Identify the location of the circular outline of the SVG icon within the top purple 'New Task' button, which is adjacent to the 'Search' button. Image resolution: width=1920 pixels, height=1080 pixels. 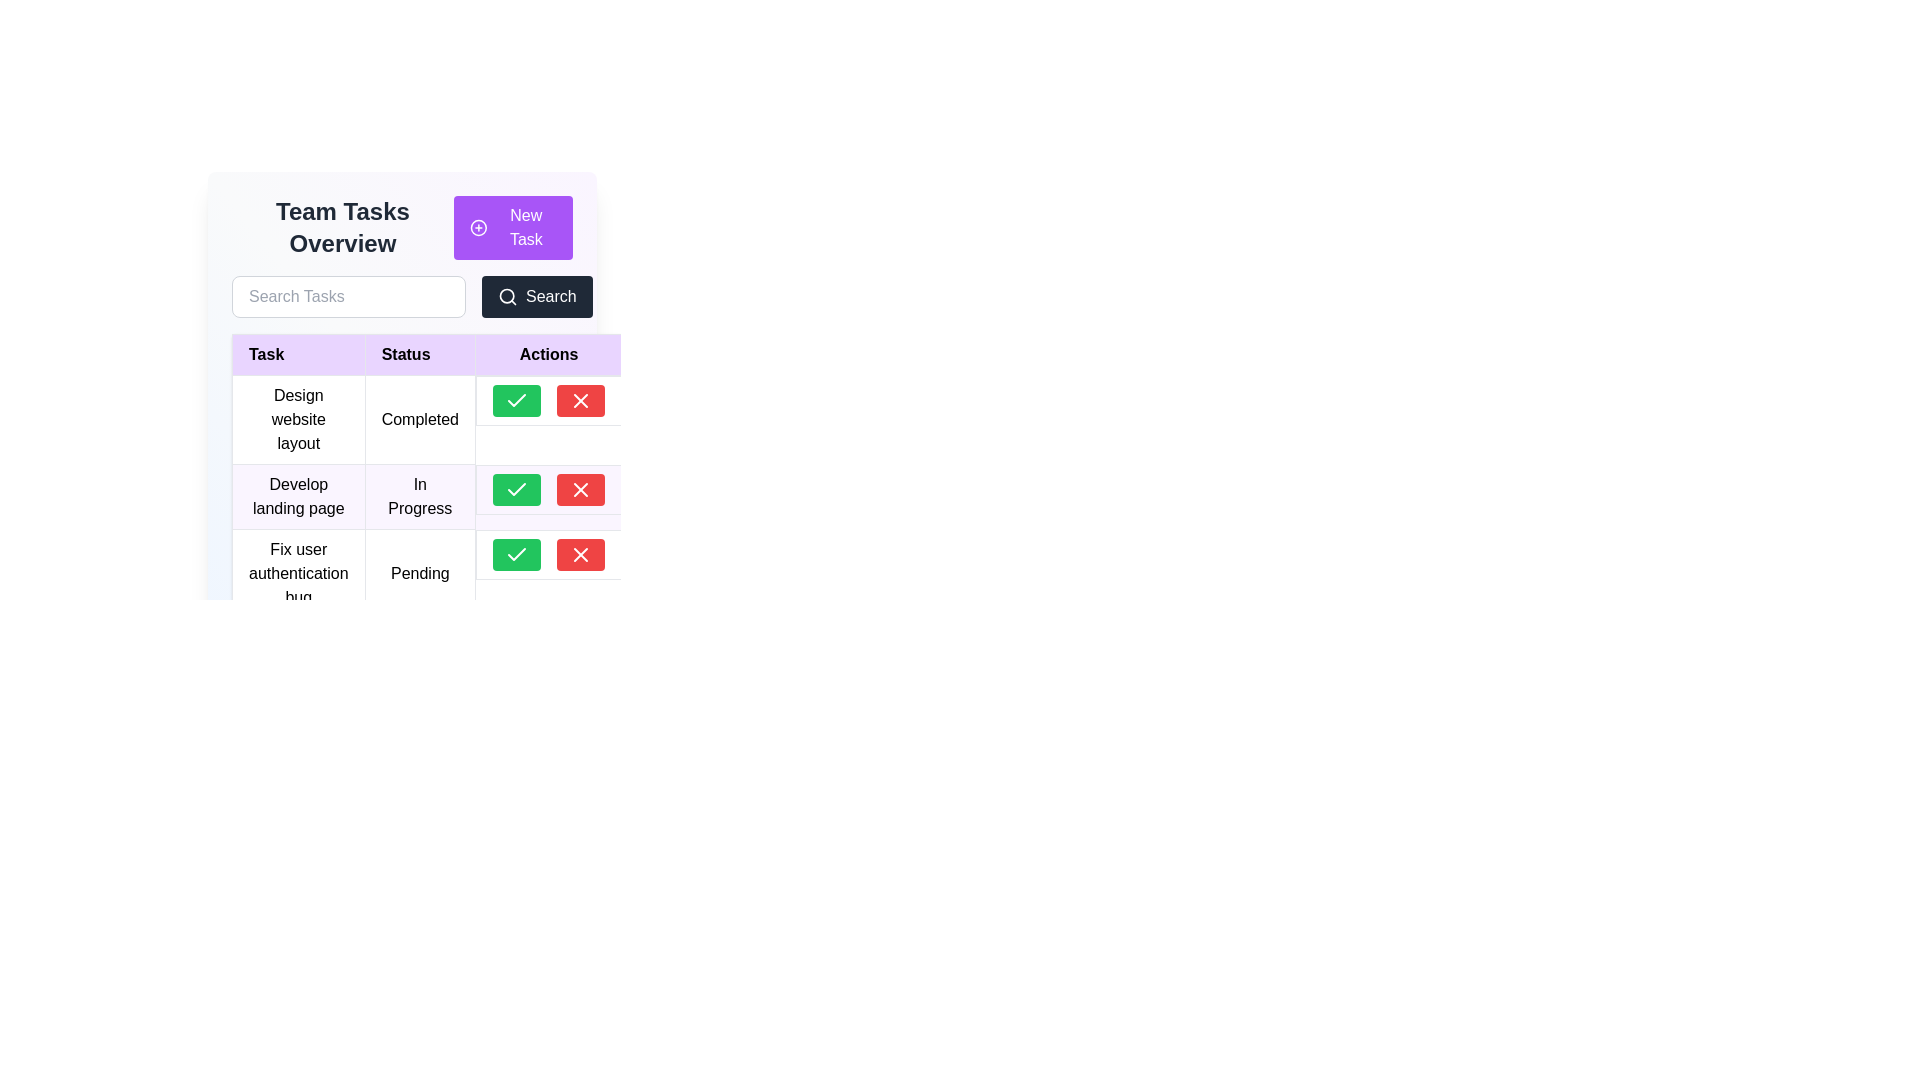
(477, 226).